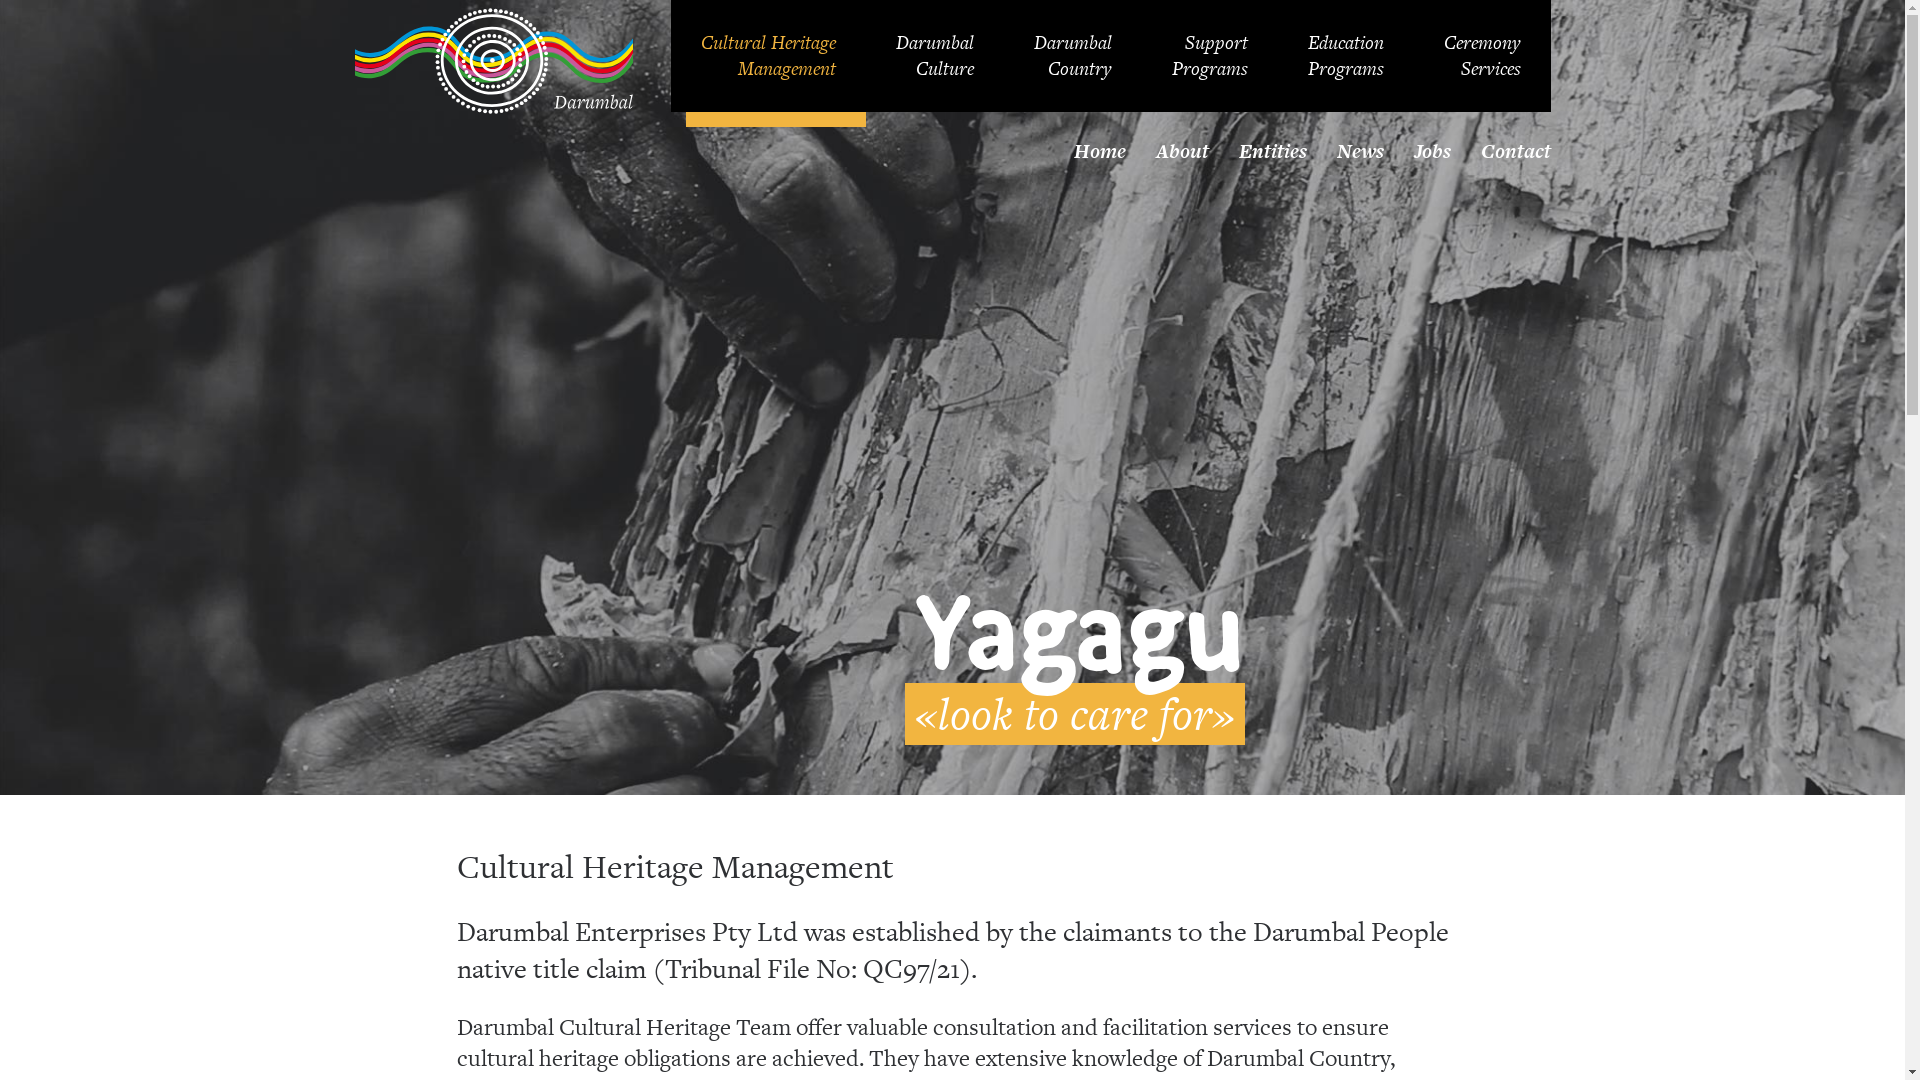 The height and width of the screenshot is (1080, 1920). What do you see at coordinates (1345, 55) in the screenshot?
I see `'Education` at bounding box center [1345, 55].